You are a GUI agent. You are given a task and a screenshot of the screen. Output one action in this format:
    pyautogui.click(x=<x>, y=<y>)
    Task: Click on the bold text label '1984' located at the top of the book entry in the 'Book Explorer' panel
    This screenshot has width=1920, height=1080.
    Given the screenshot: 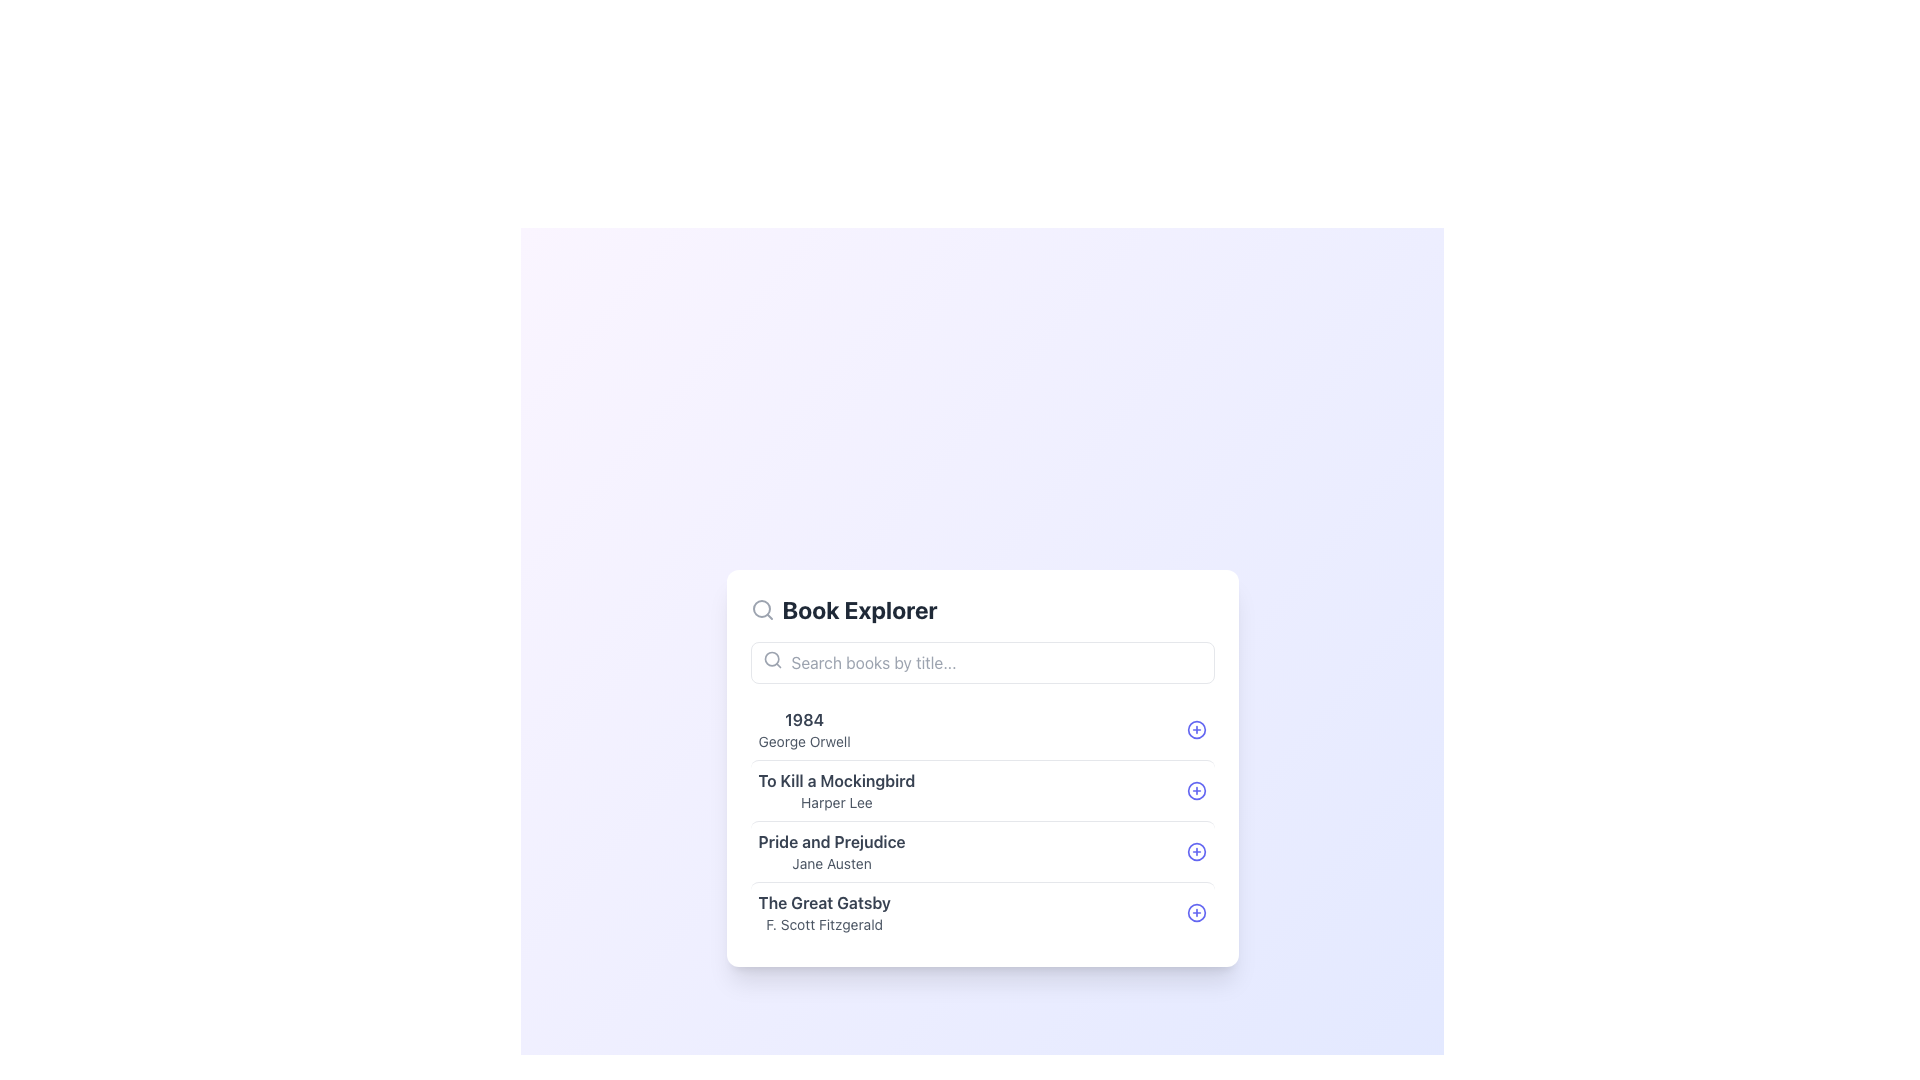 What is the action you would take?
    pyautogui.click(x=804, y=718)
    